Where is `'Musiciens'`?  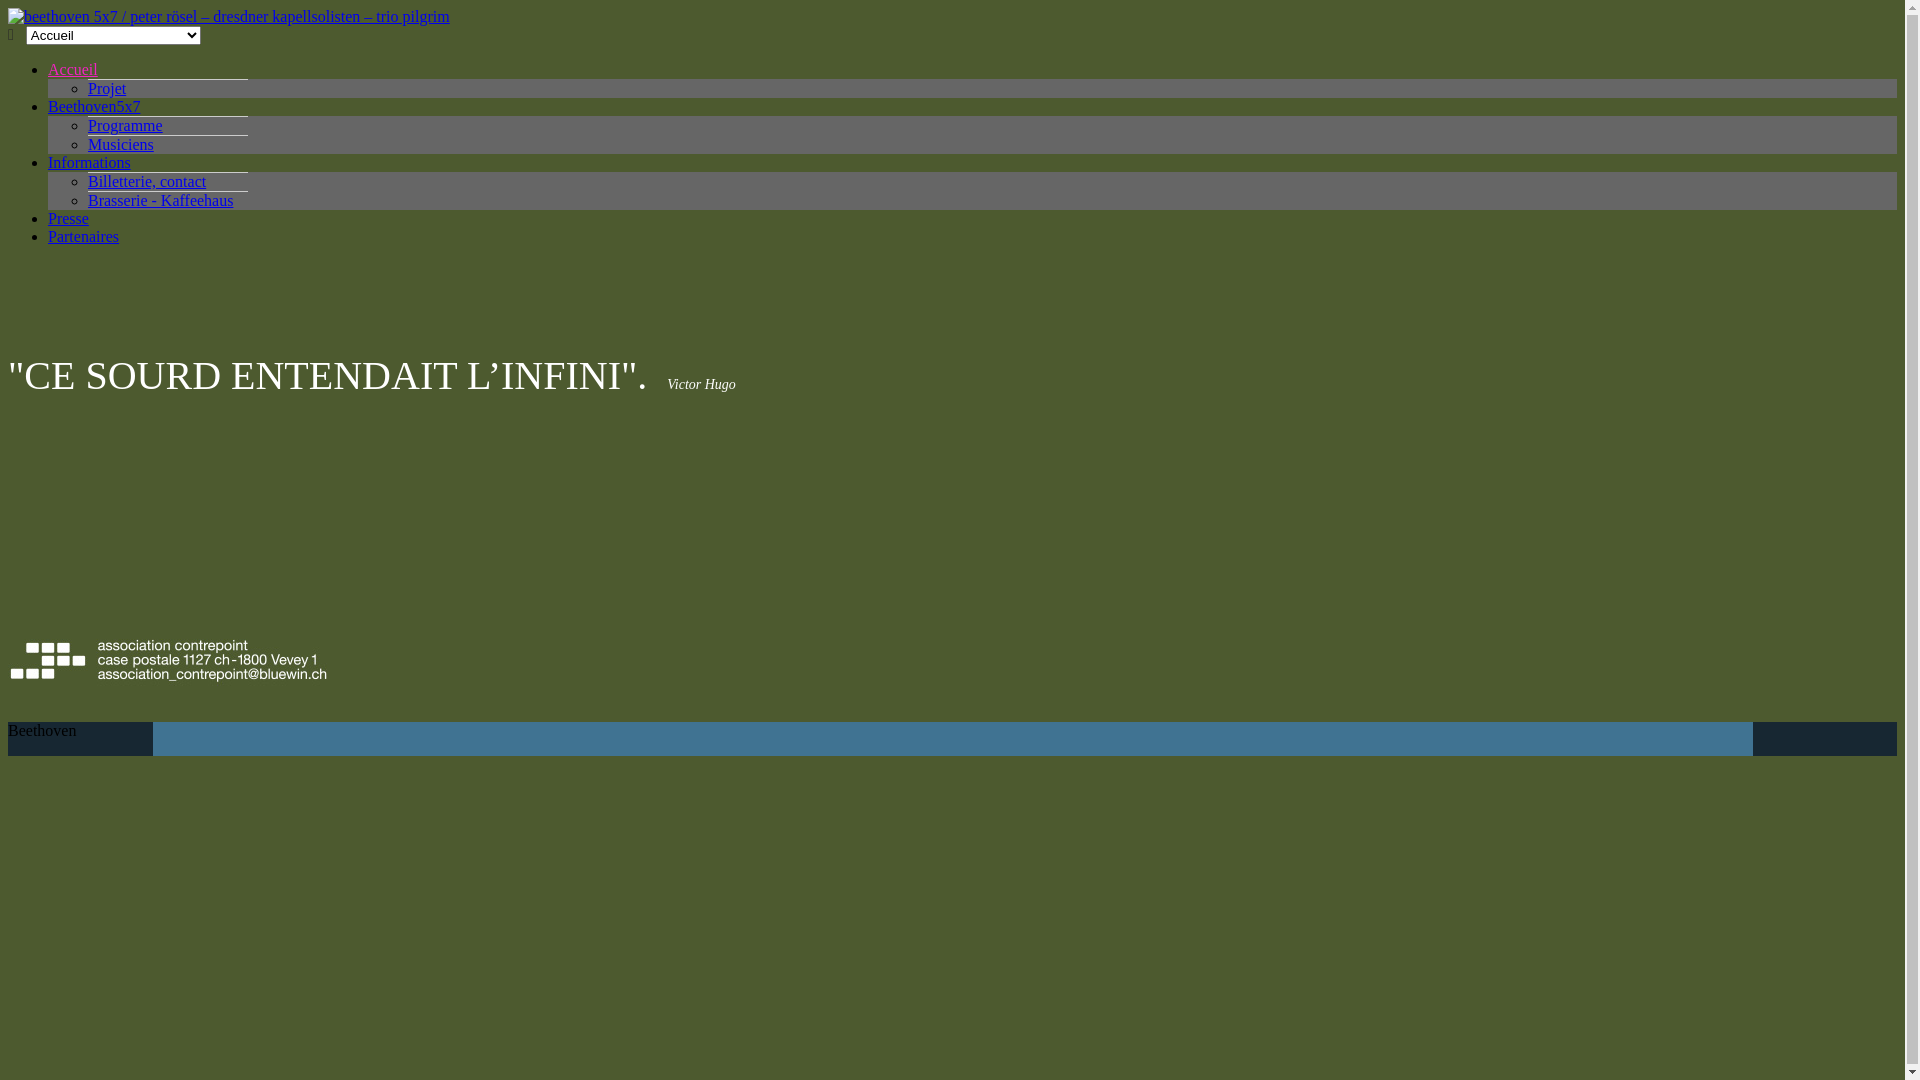 'Musiciens' is located at coordinates (86, 143).